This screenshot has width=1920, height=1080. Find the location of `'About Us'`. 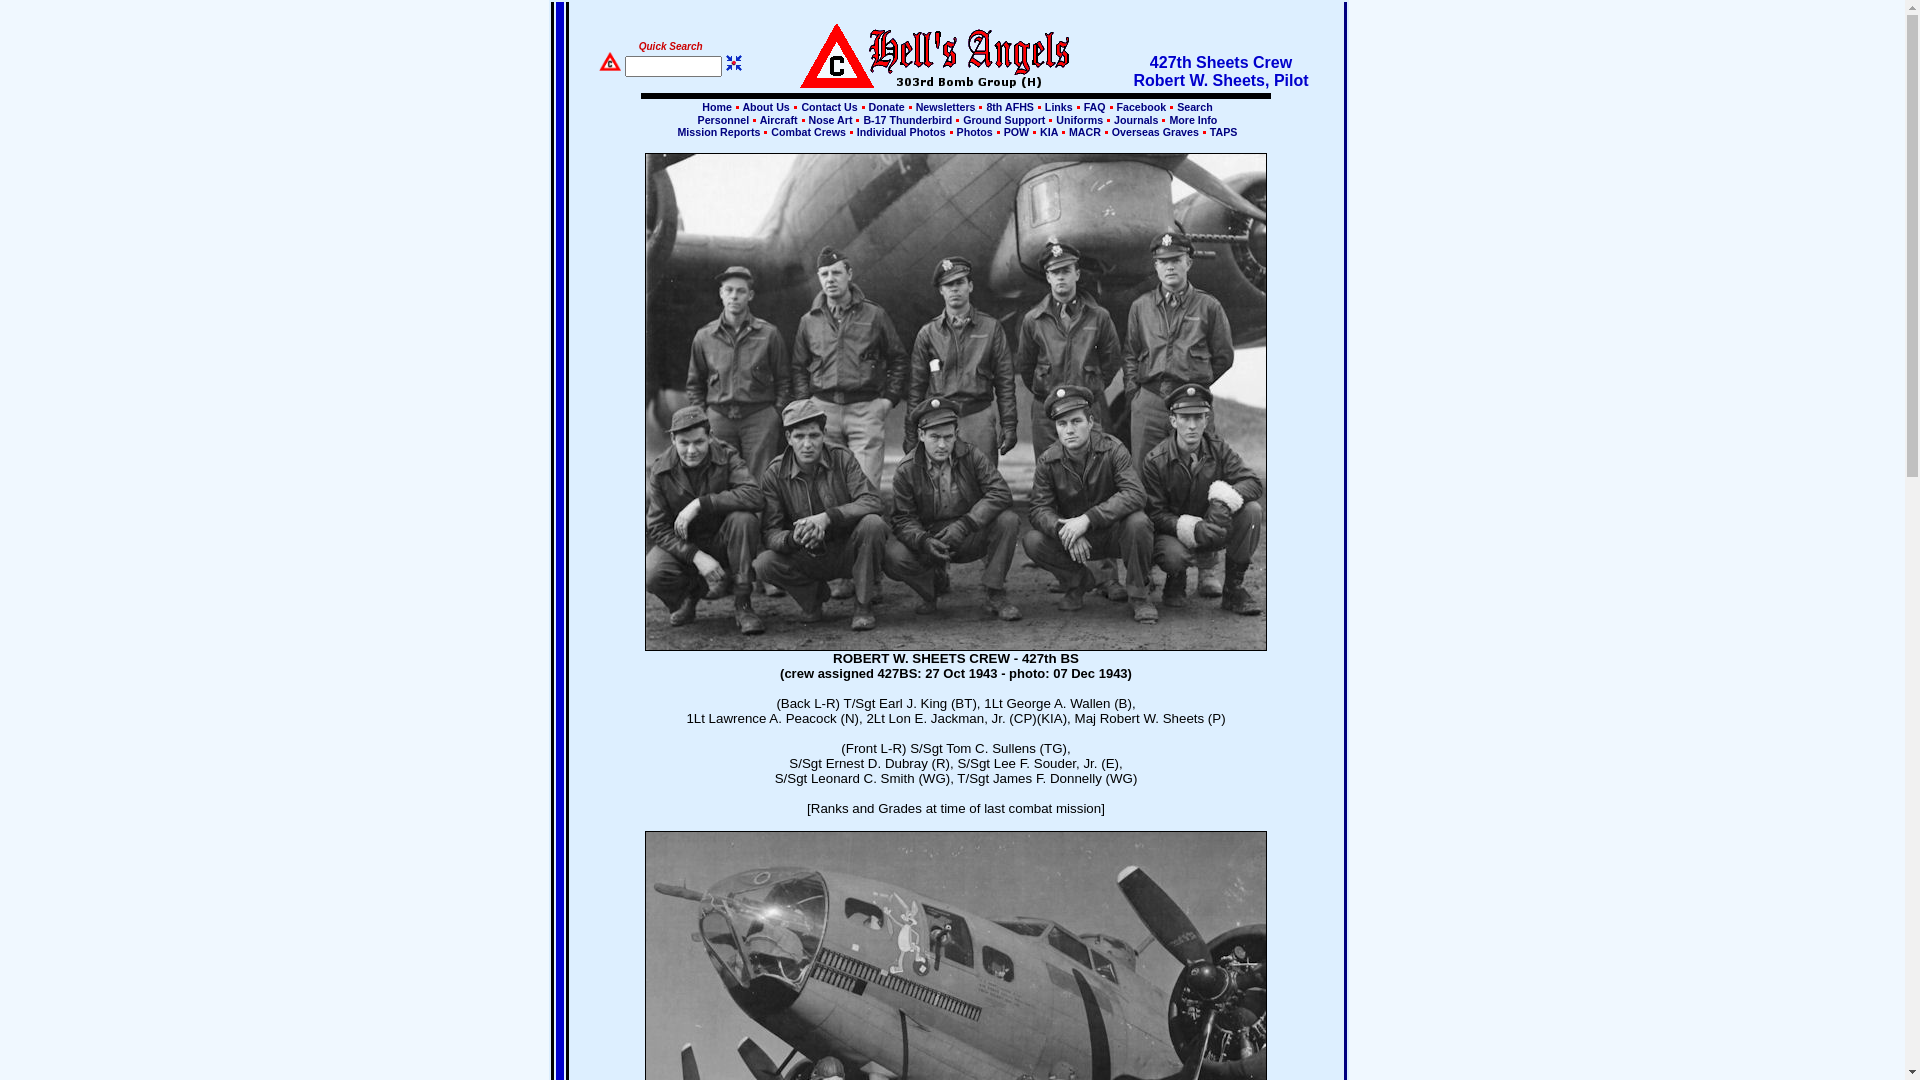

'About Us' is located at coordinates (763, 107).